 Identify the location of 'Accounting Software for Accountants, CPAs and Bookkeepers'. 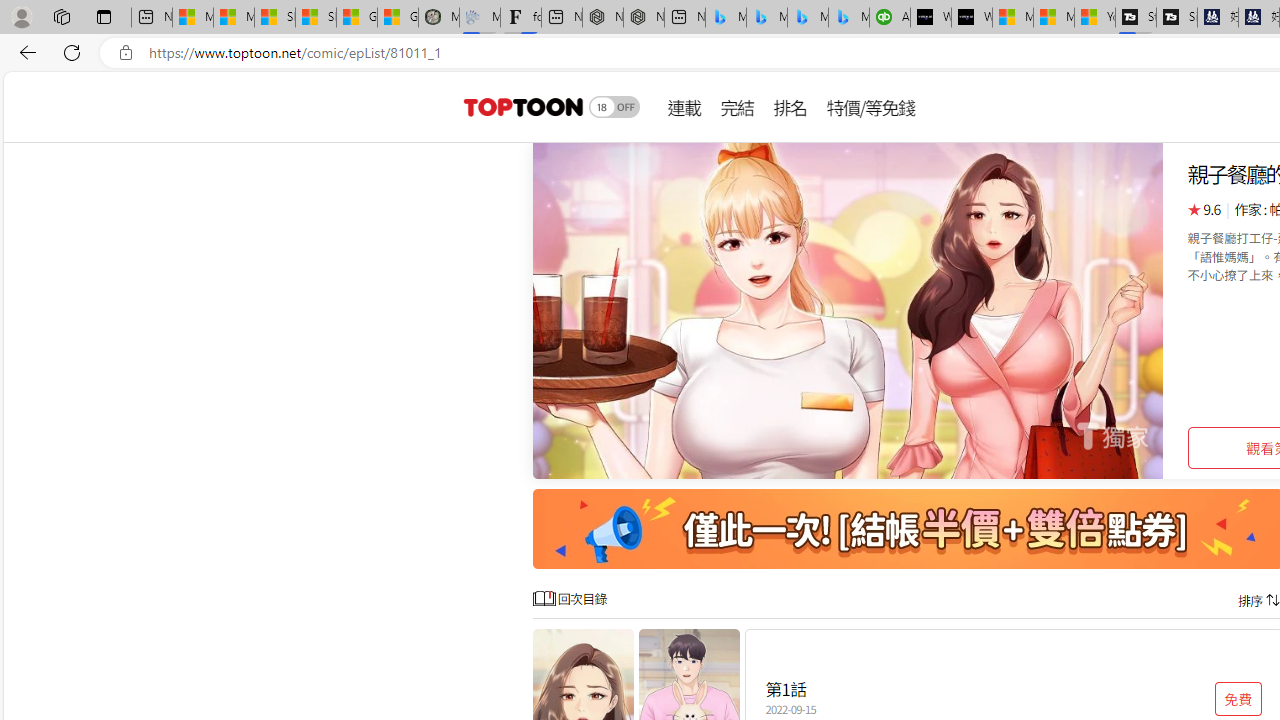
(889, 17).